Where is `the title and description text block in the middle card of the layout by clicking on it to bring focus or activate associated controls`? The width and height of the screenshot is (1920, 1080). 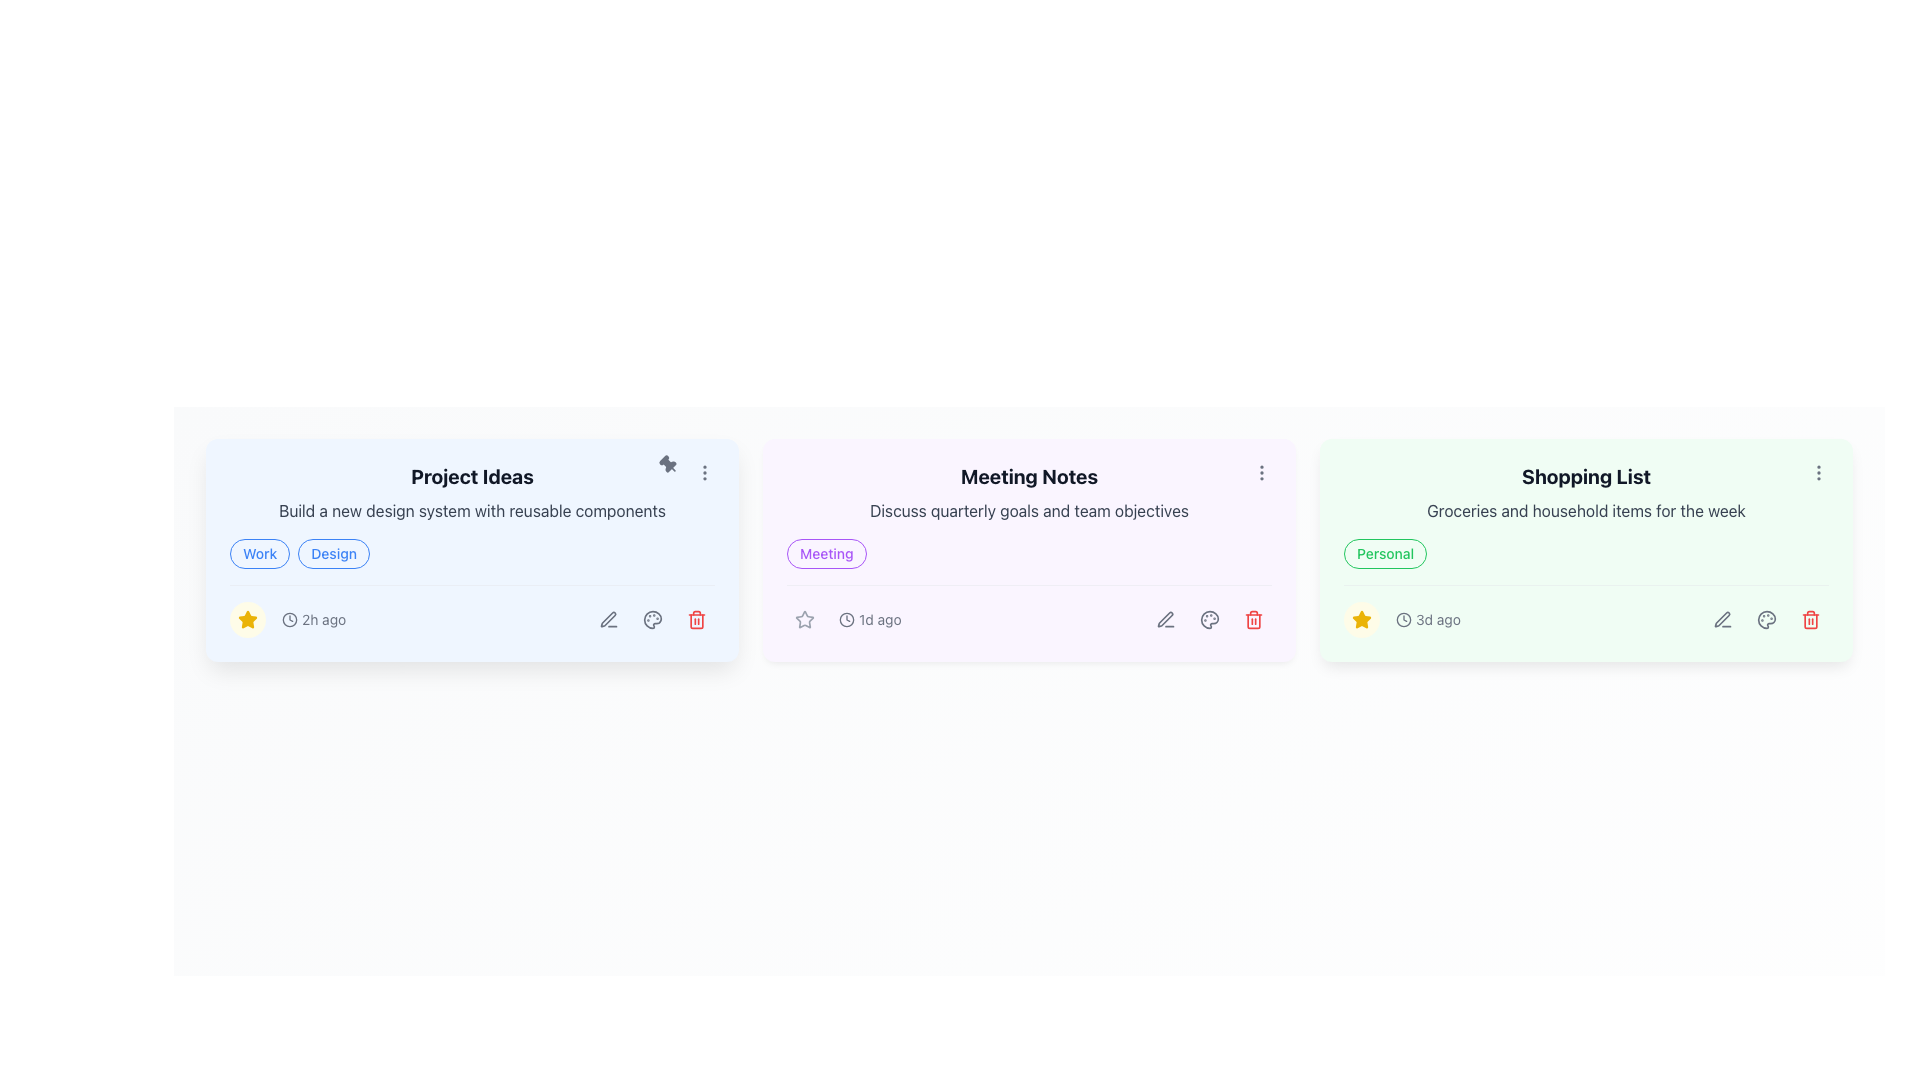
the title and description text block in the middle card of the layout by clicking on it to bring focus or activate associated controls is located at coordinates (1029, 493).